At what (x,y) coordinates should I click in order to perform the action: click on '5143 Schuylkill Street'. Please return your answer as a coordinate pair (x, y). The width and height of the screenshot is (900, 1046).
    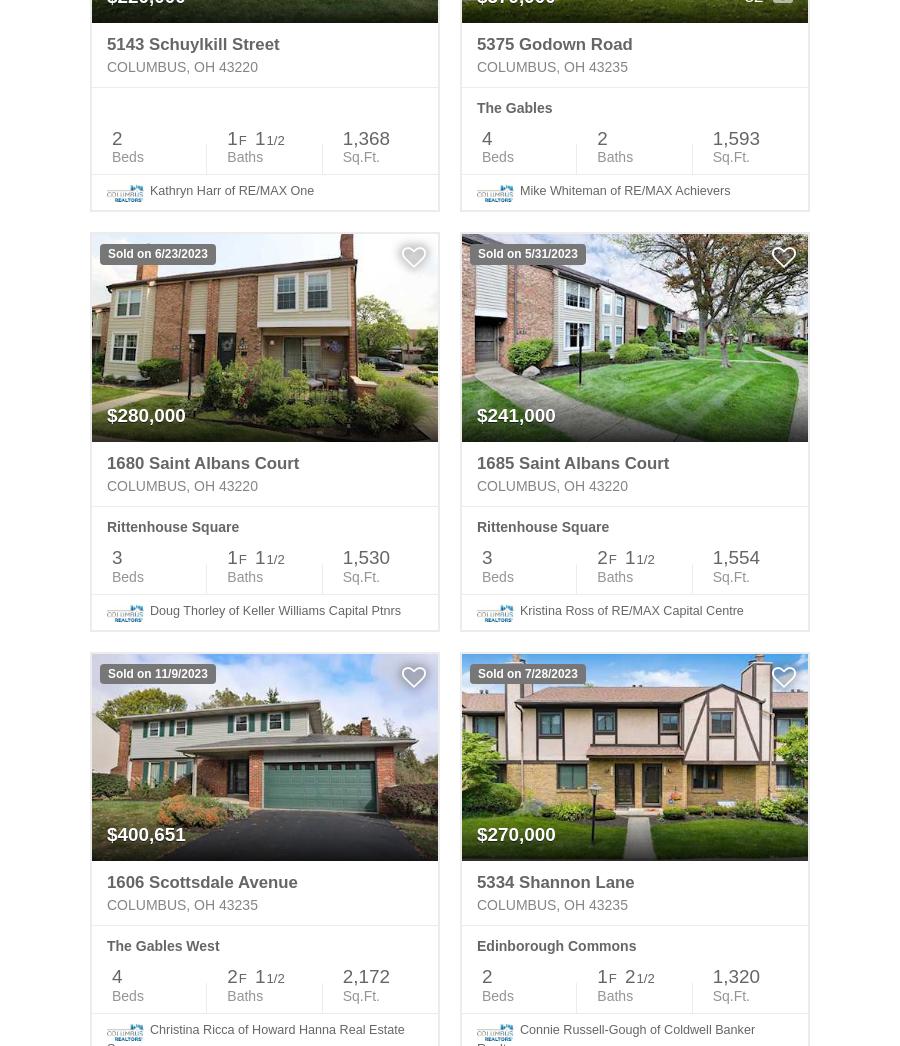
    Looking at the image, I should click on (192, 42).